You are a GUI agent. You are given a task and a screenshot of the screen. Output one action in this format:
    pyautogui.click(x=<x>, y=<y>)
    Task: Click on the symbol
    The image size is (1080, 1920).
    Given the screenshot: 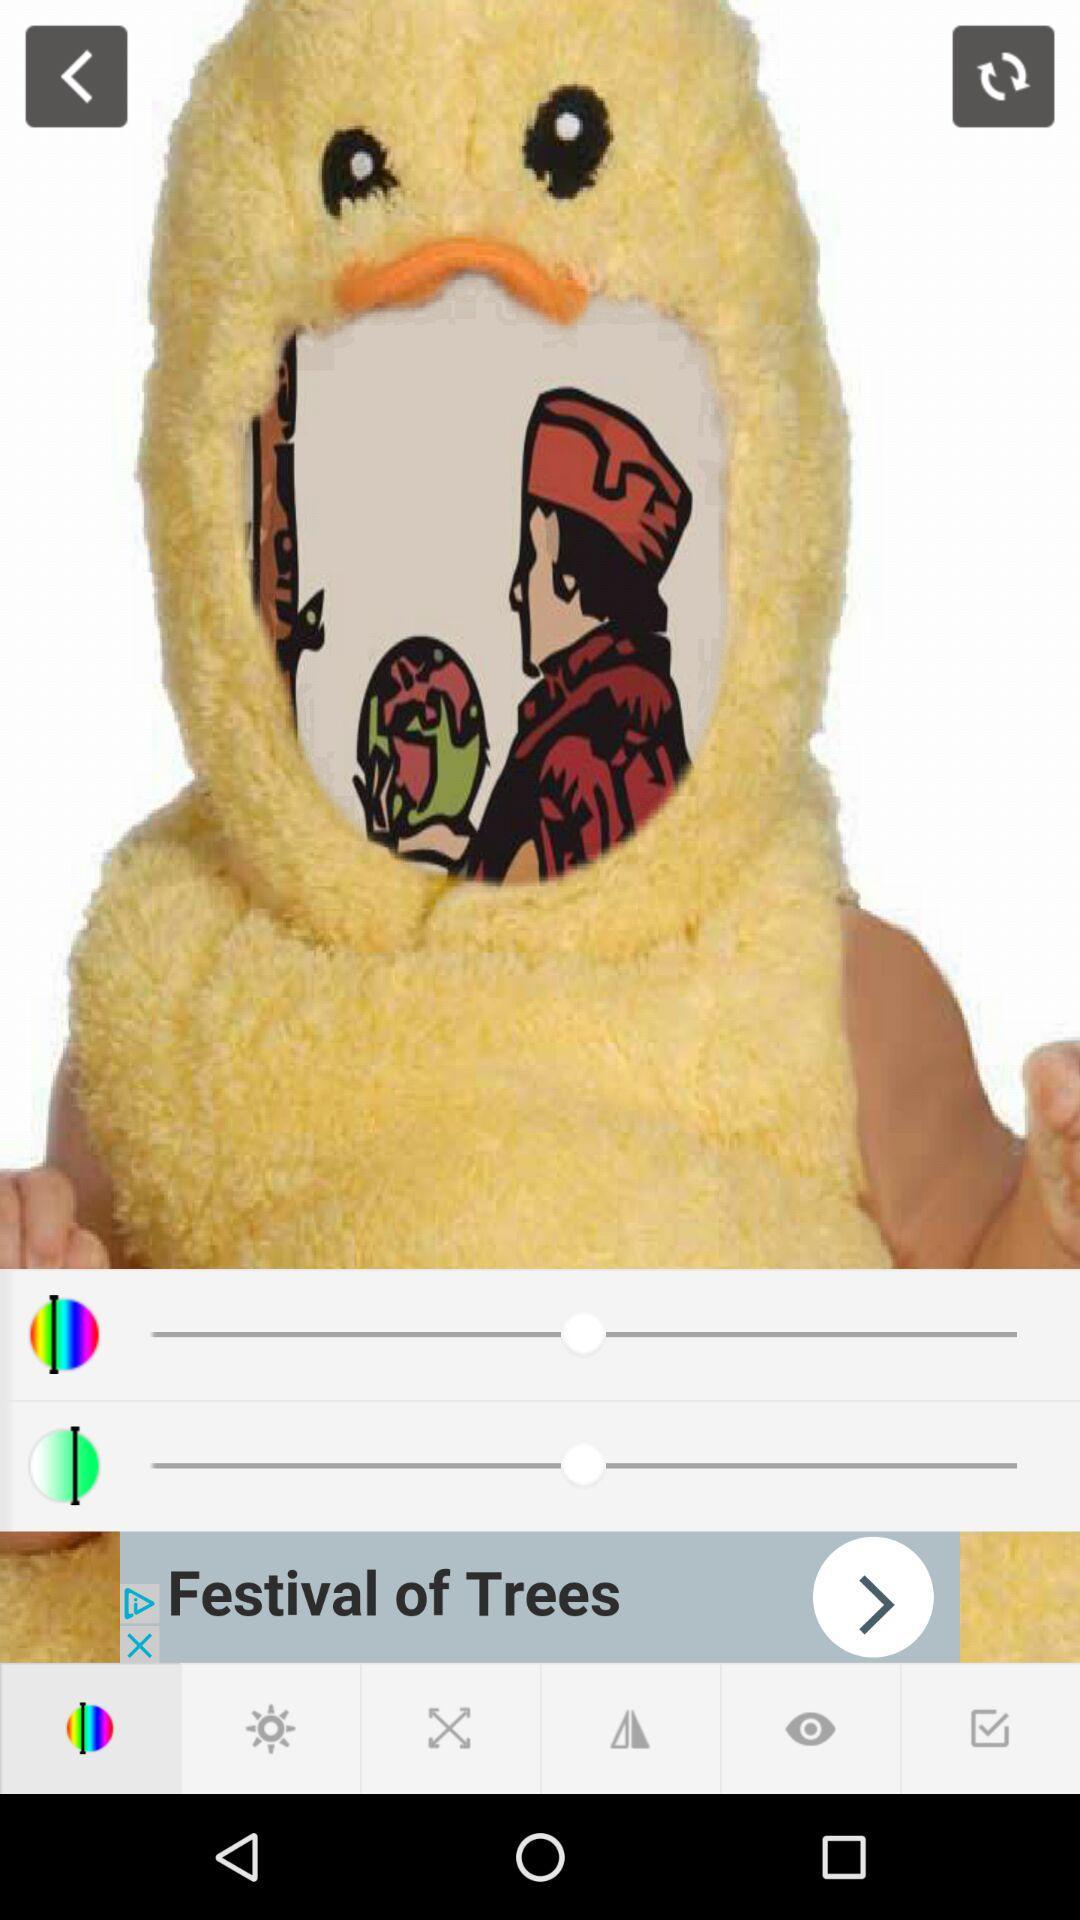 What is the action you would take?
    pyautogui.click(x=990, y=1727)
    